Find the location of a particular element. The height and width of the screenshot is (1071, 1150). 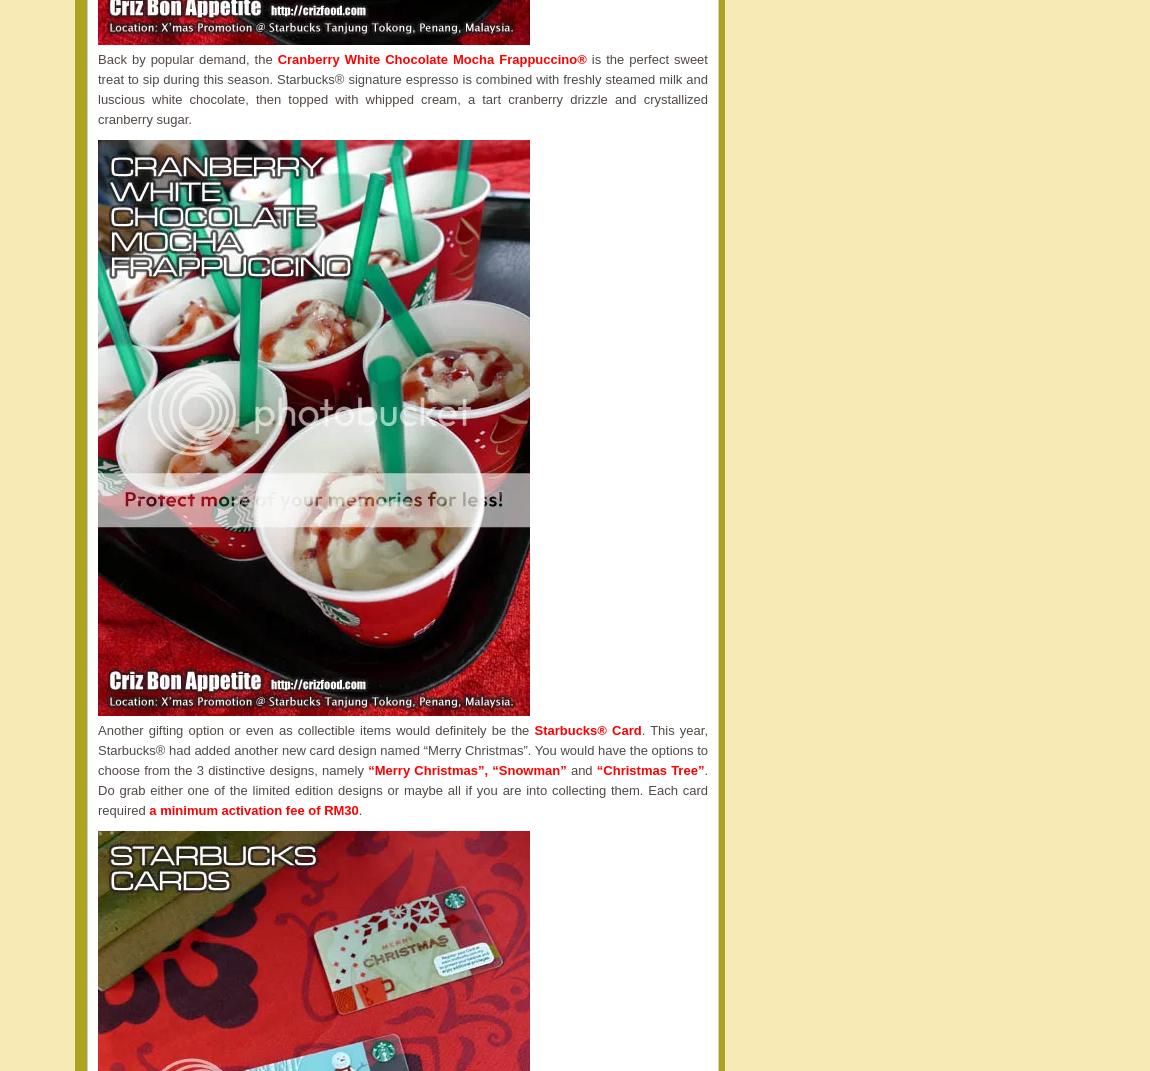

'. This year, Starbucks® had added another new card design named “Merry Christmas”. You would have the options to choose from the 3 distinctive designs, namely' is located at coordinates (402, 750).